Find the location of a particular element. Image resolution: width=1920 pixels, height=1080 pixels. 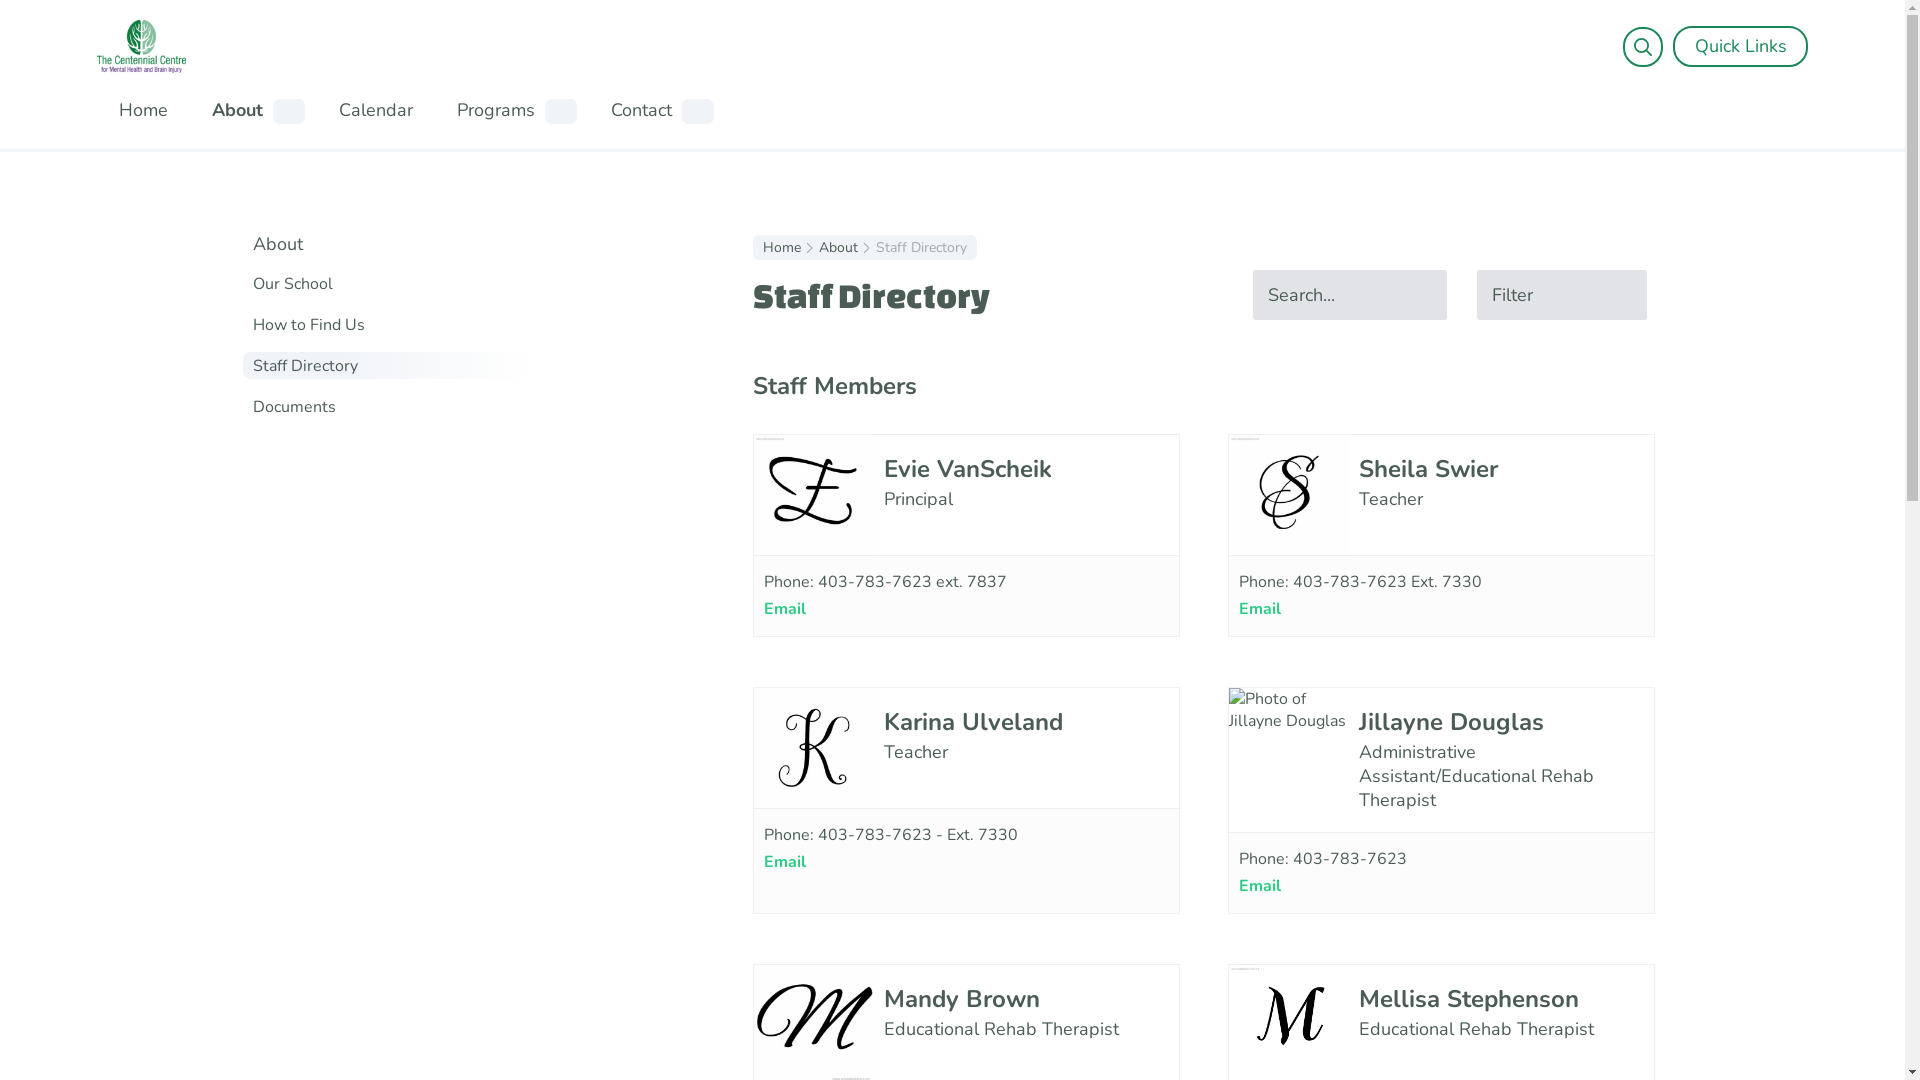

'Documents' is located at coordinates (251, 406).